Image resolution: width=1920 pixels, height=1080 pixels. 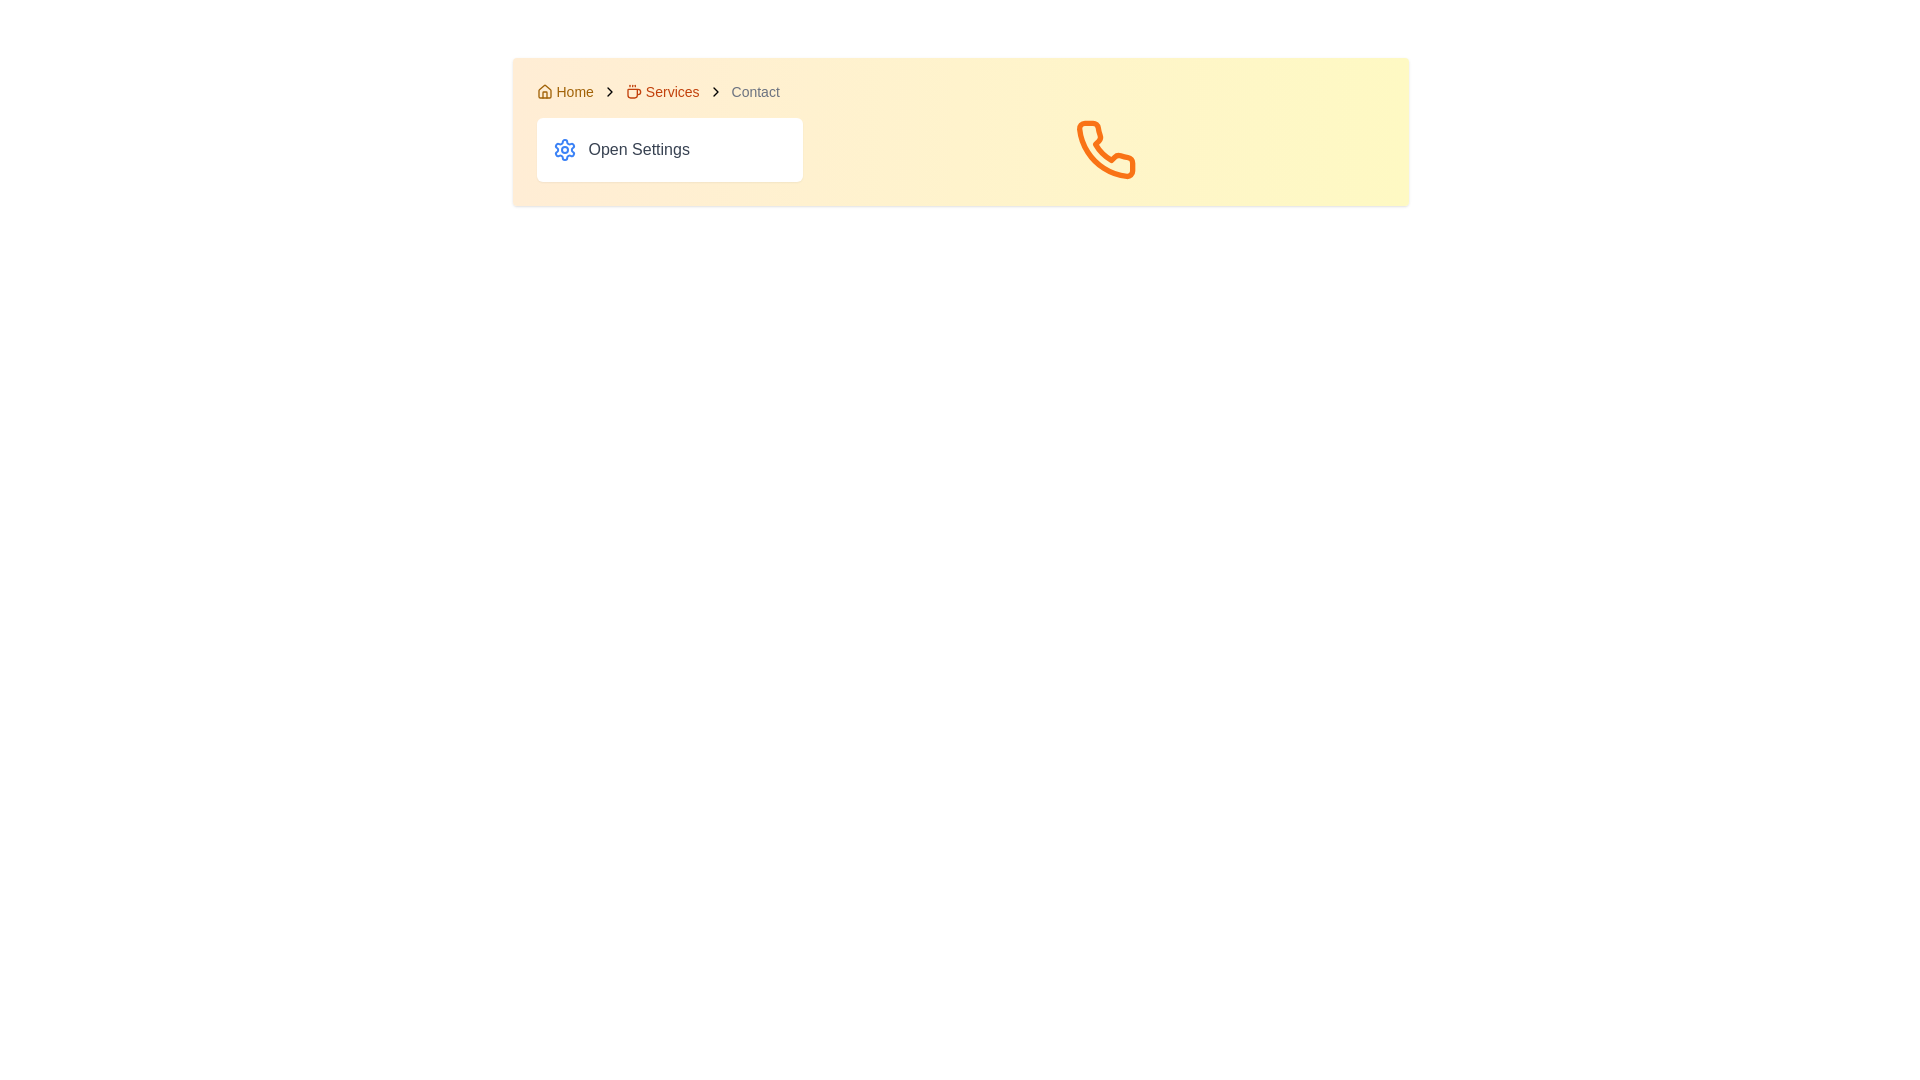 I want to click on the 'Services' link in the breadcrumb navigation bar, so click(x=662, y=92).